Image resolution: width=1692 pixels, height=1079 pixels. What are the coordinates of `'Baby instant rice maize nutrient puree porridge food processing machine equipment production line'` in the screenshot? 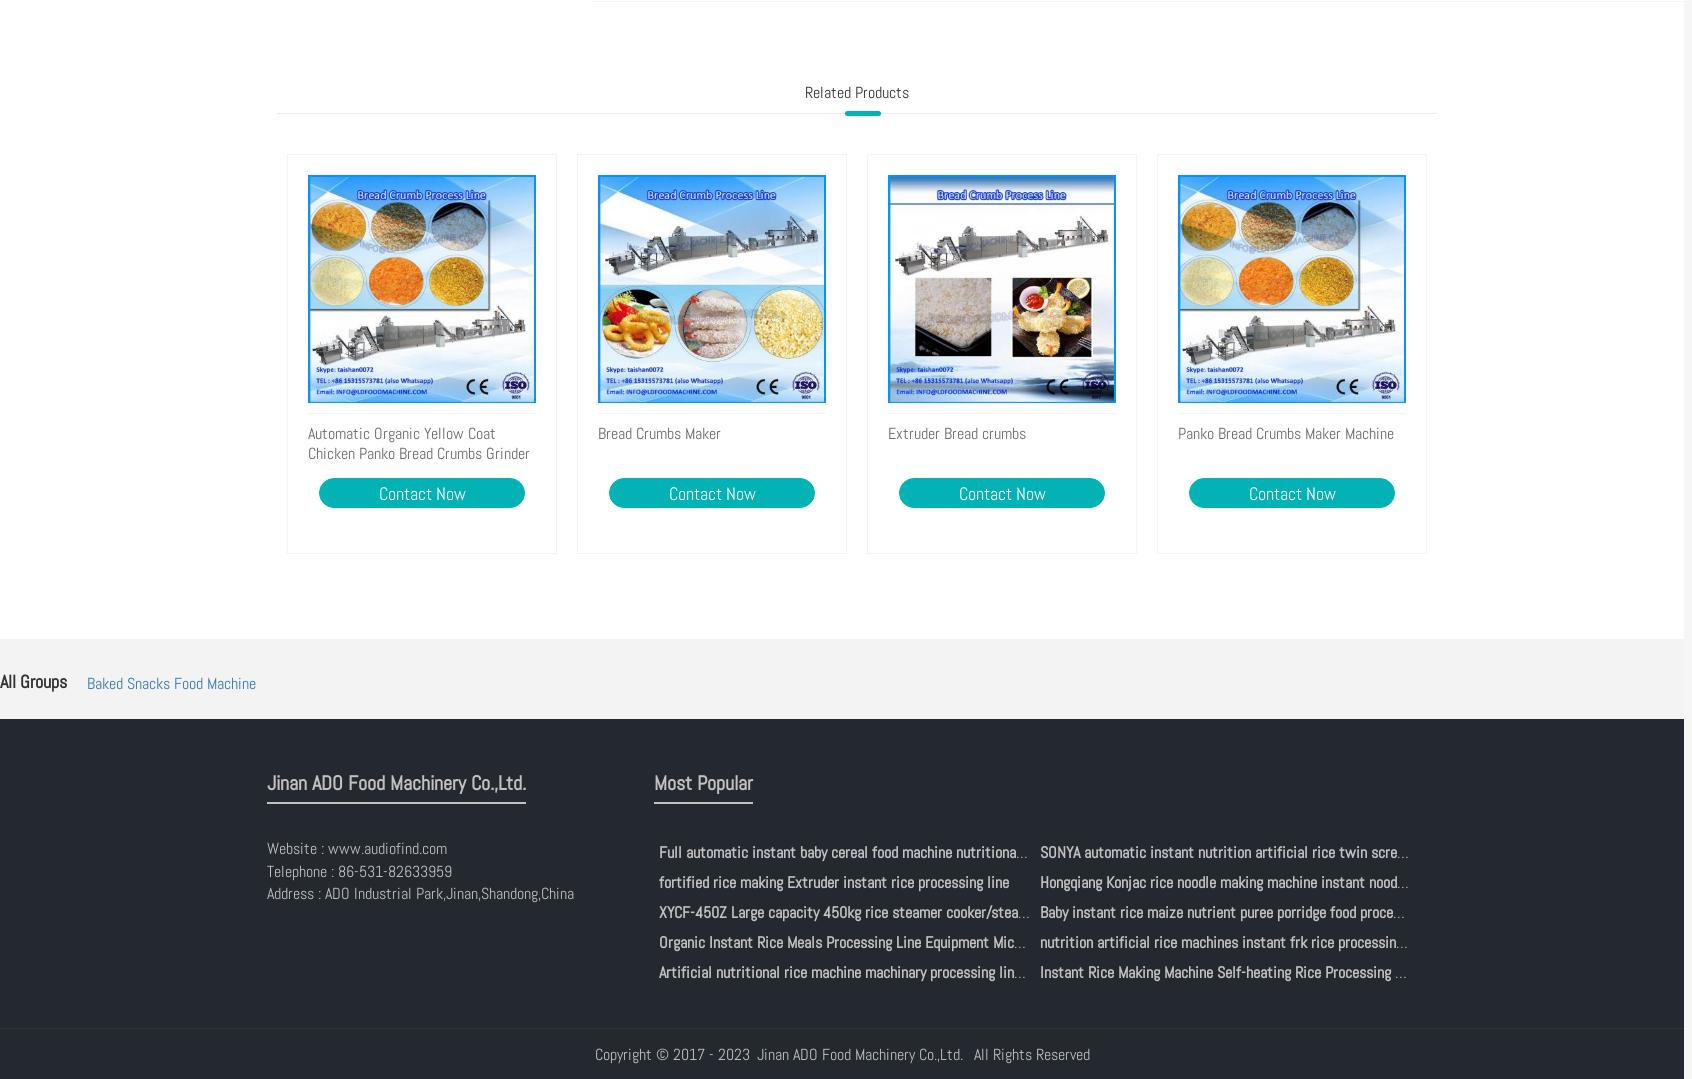 It's located at (1039, 910).